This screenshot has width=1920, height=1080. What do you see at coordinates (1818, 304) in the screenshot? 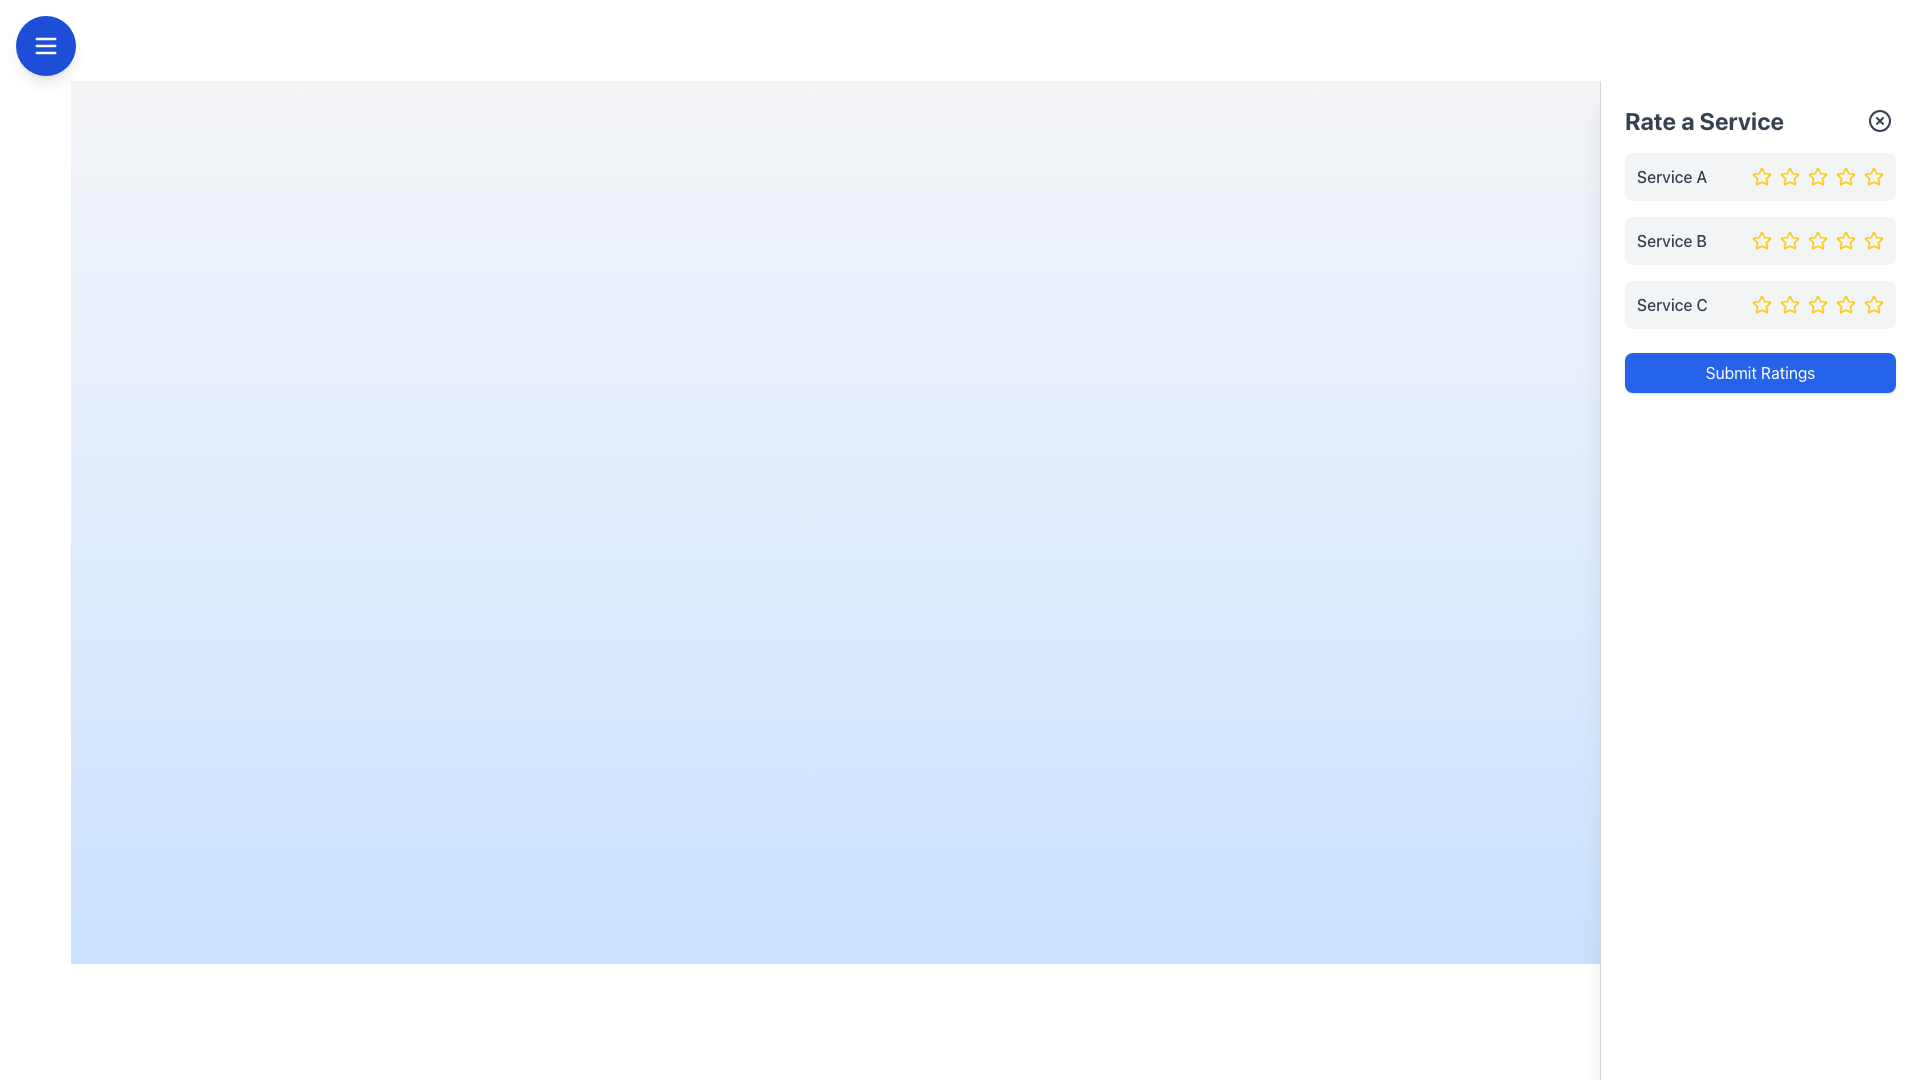
I see `the third star in the Service C rating component` at bounding box center [1818, 304].